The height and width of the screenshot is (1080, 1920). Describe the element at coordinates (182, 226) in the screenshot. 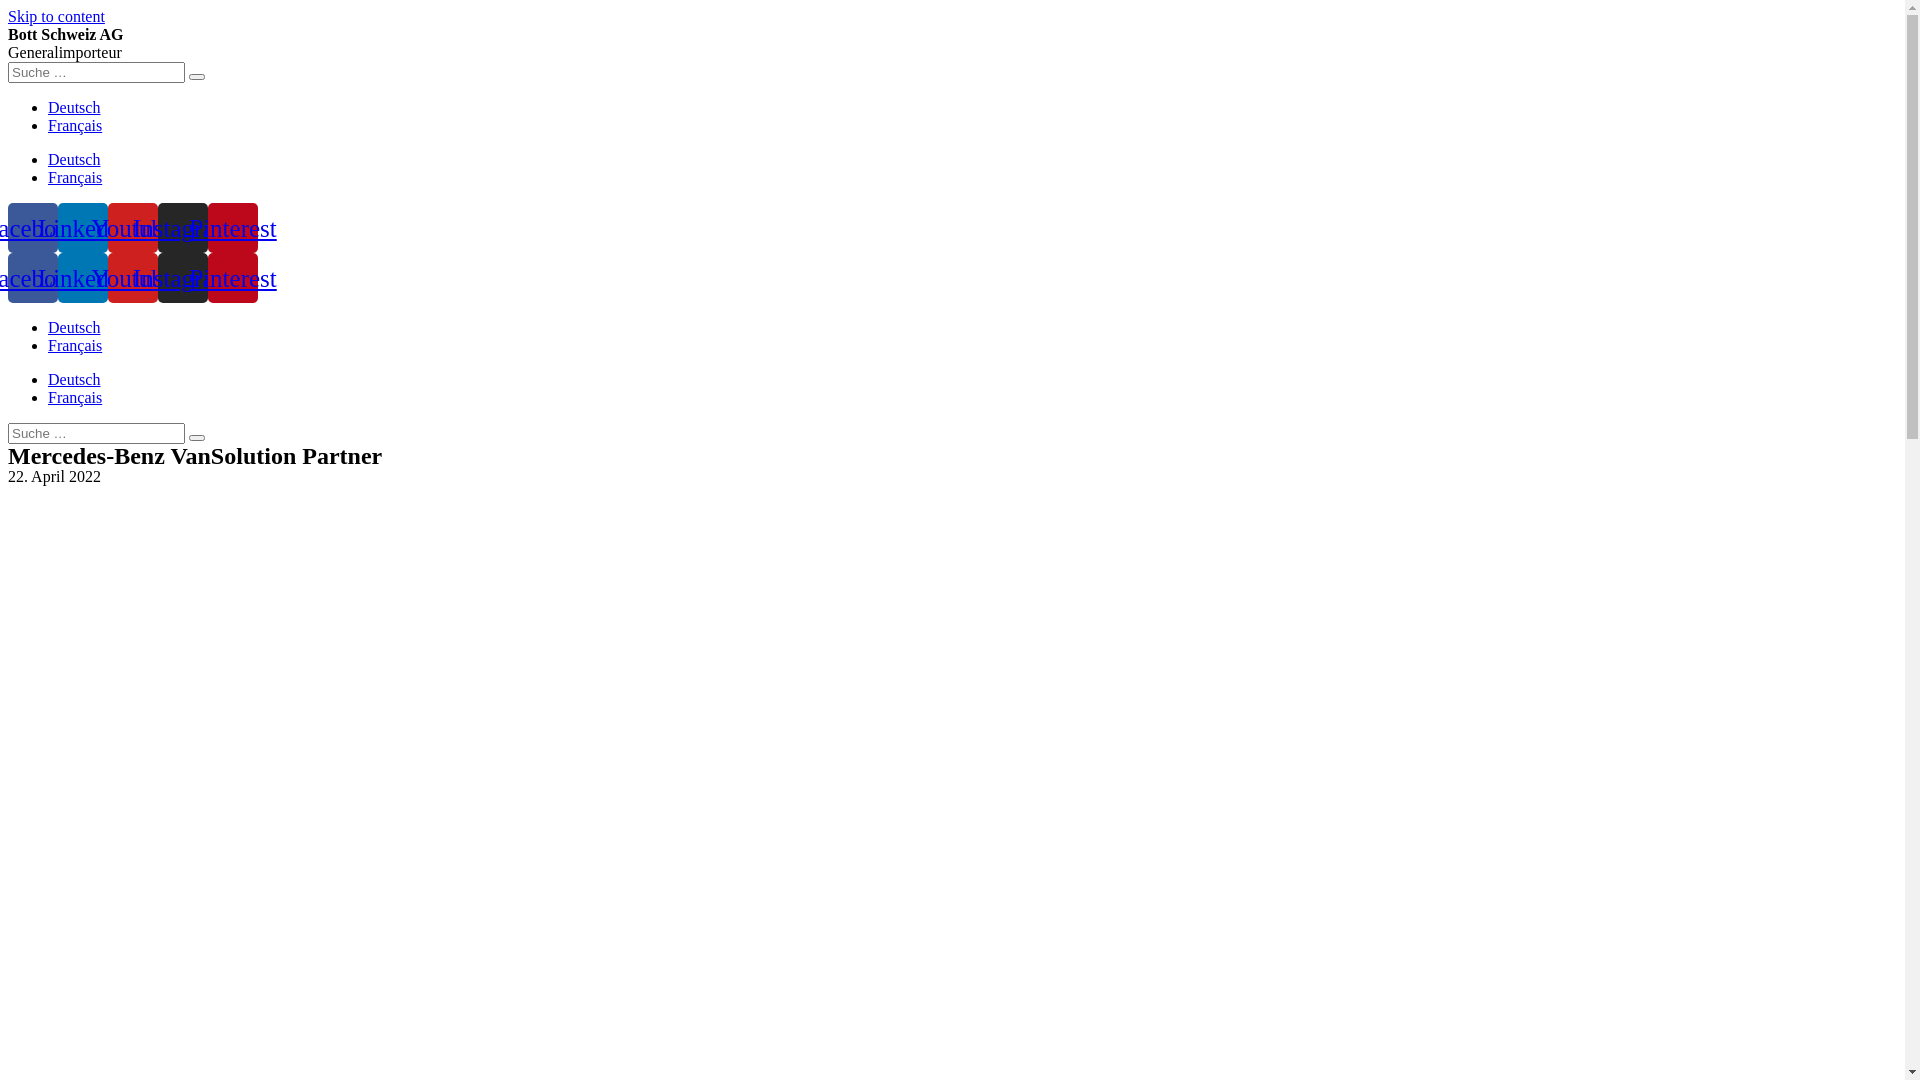

I see `'Instagram'` at that location.